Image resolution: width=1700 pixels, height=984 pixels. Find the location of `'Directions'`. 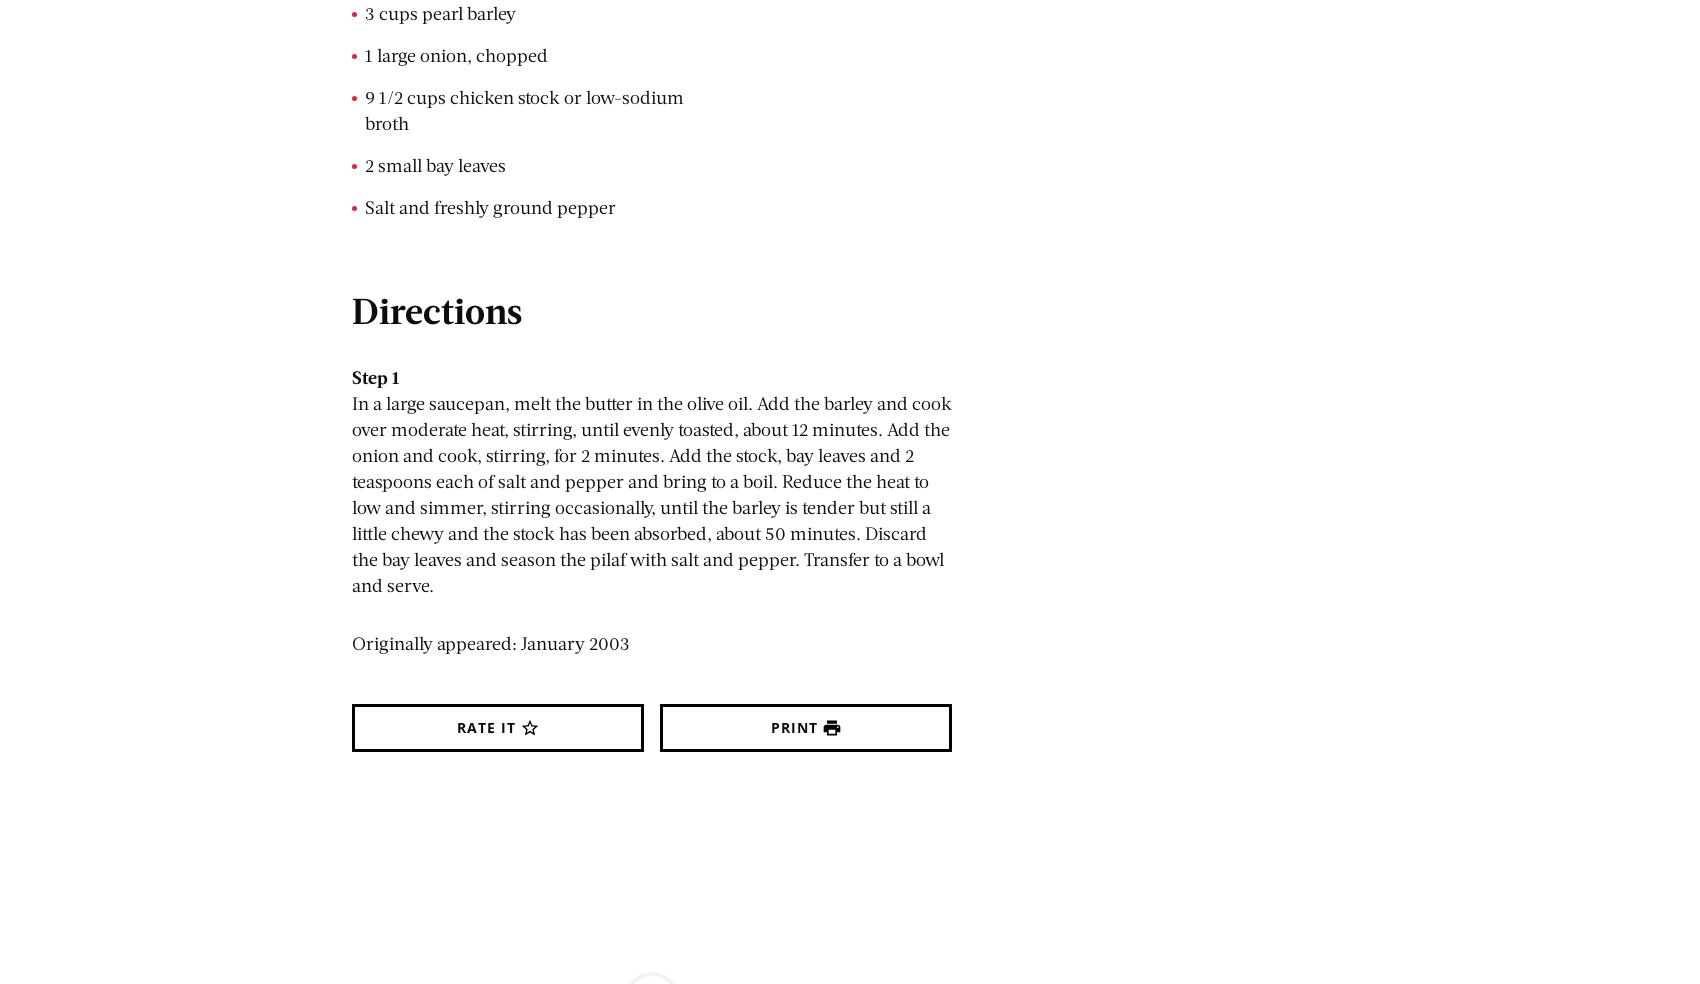

'Directions' is located at coordinates (437, 308).